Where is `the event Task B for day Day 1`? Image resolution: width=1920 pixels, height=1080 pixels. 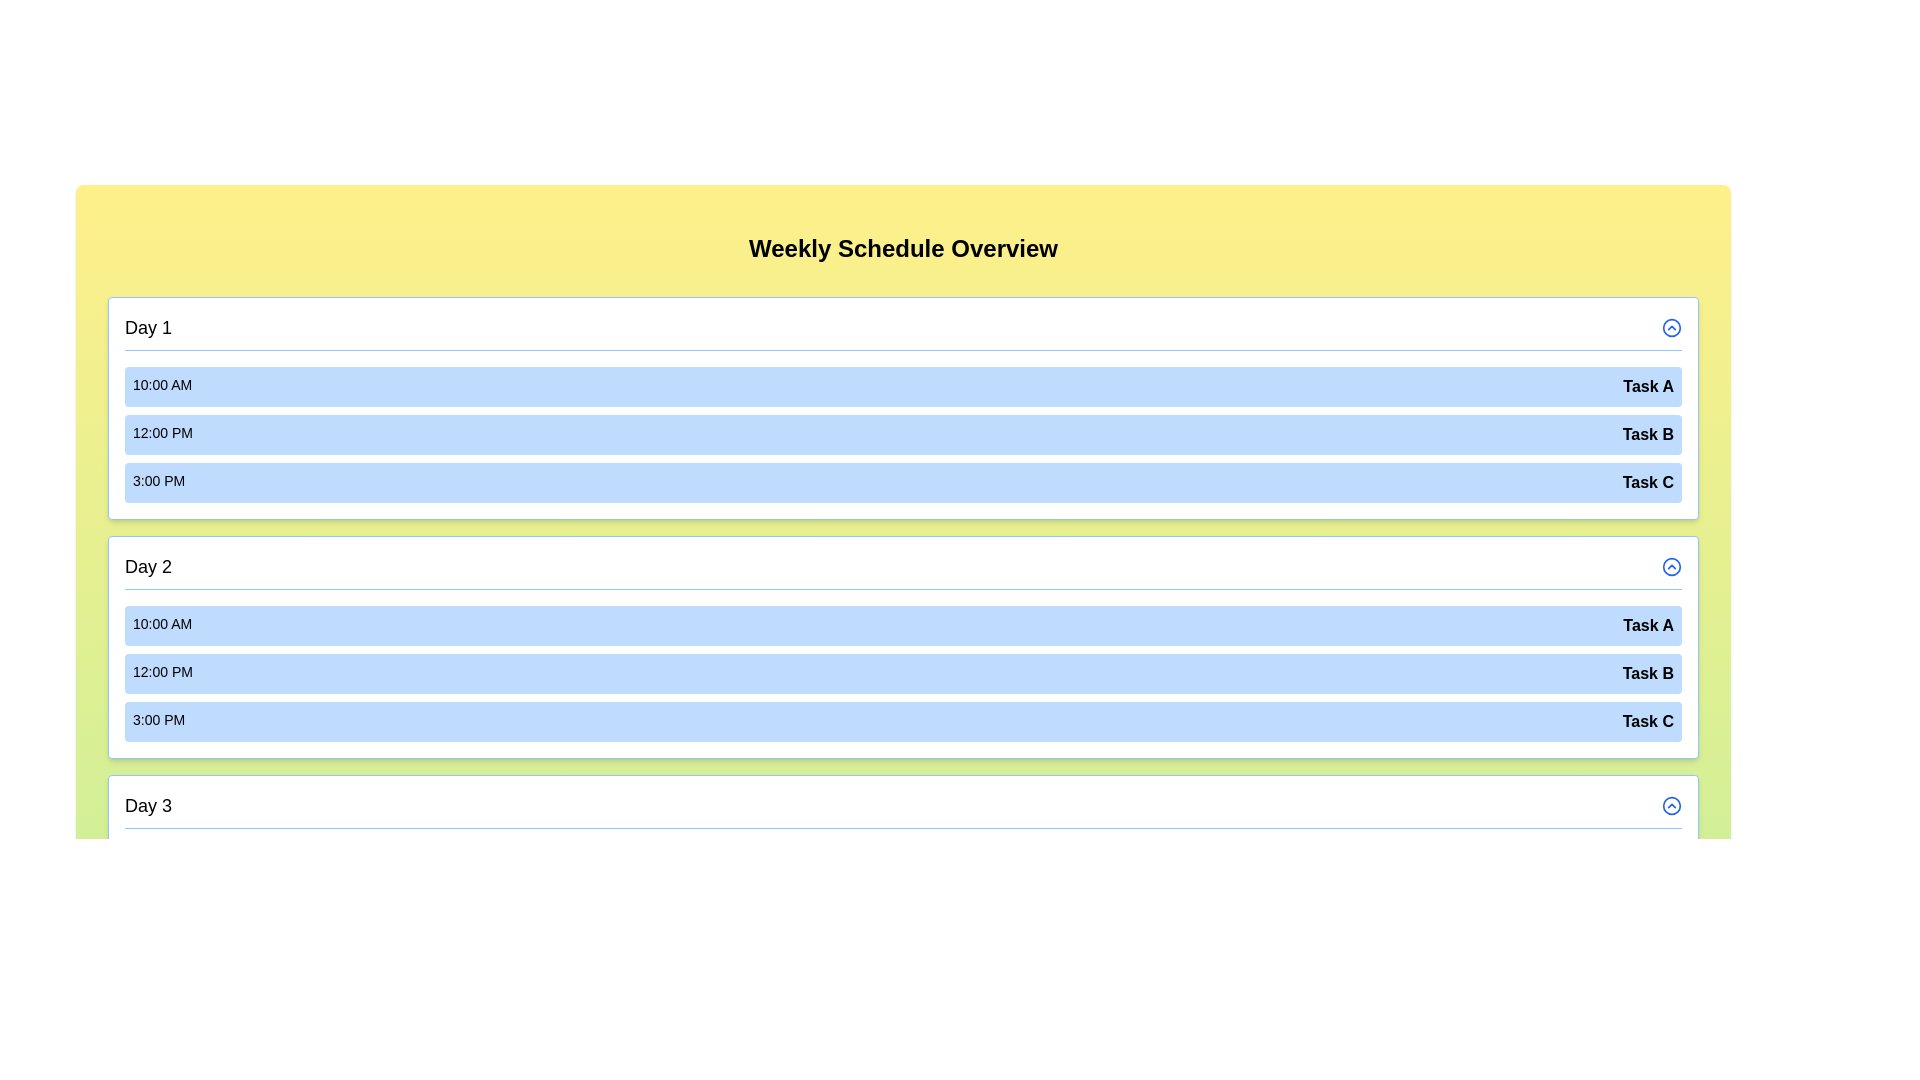 the event Task B for day Day 1 is located at coordinates (902, 434).